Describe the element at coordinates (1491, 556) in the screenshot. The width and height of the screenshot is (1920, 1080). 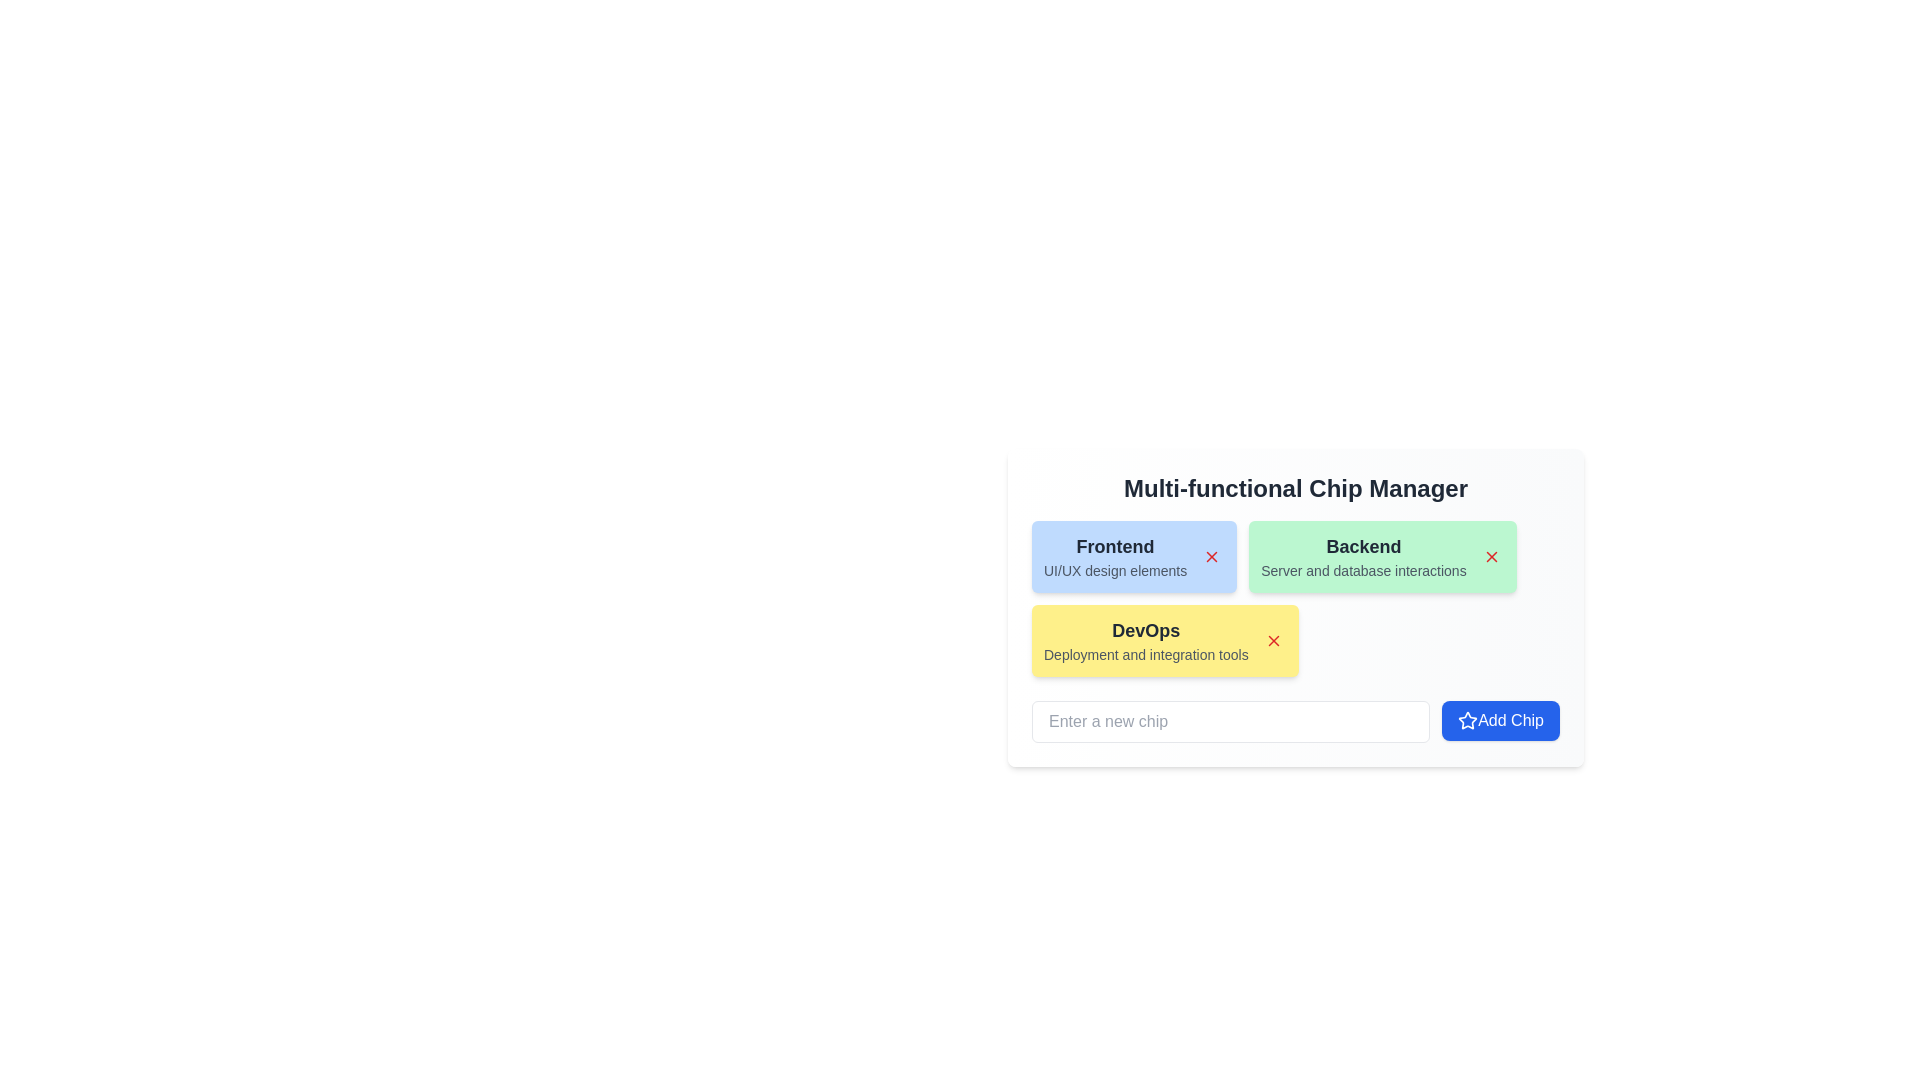
I see `the 'X' icon button styled as a cross with rounded edges, displayed in red, located on the right edge of the 'Backend' chip in the Multi-functional Chip Manager interface` at that location.